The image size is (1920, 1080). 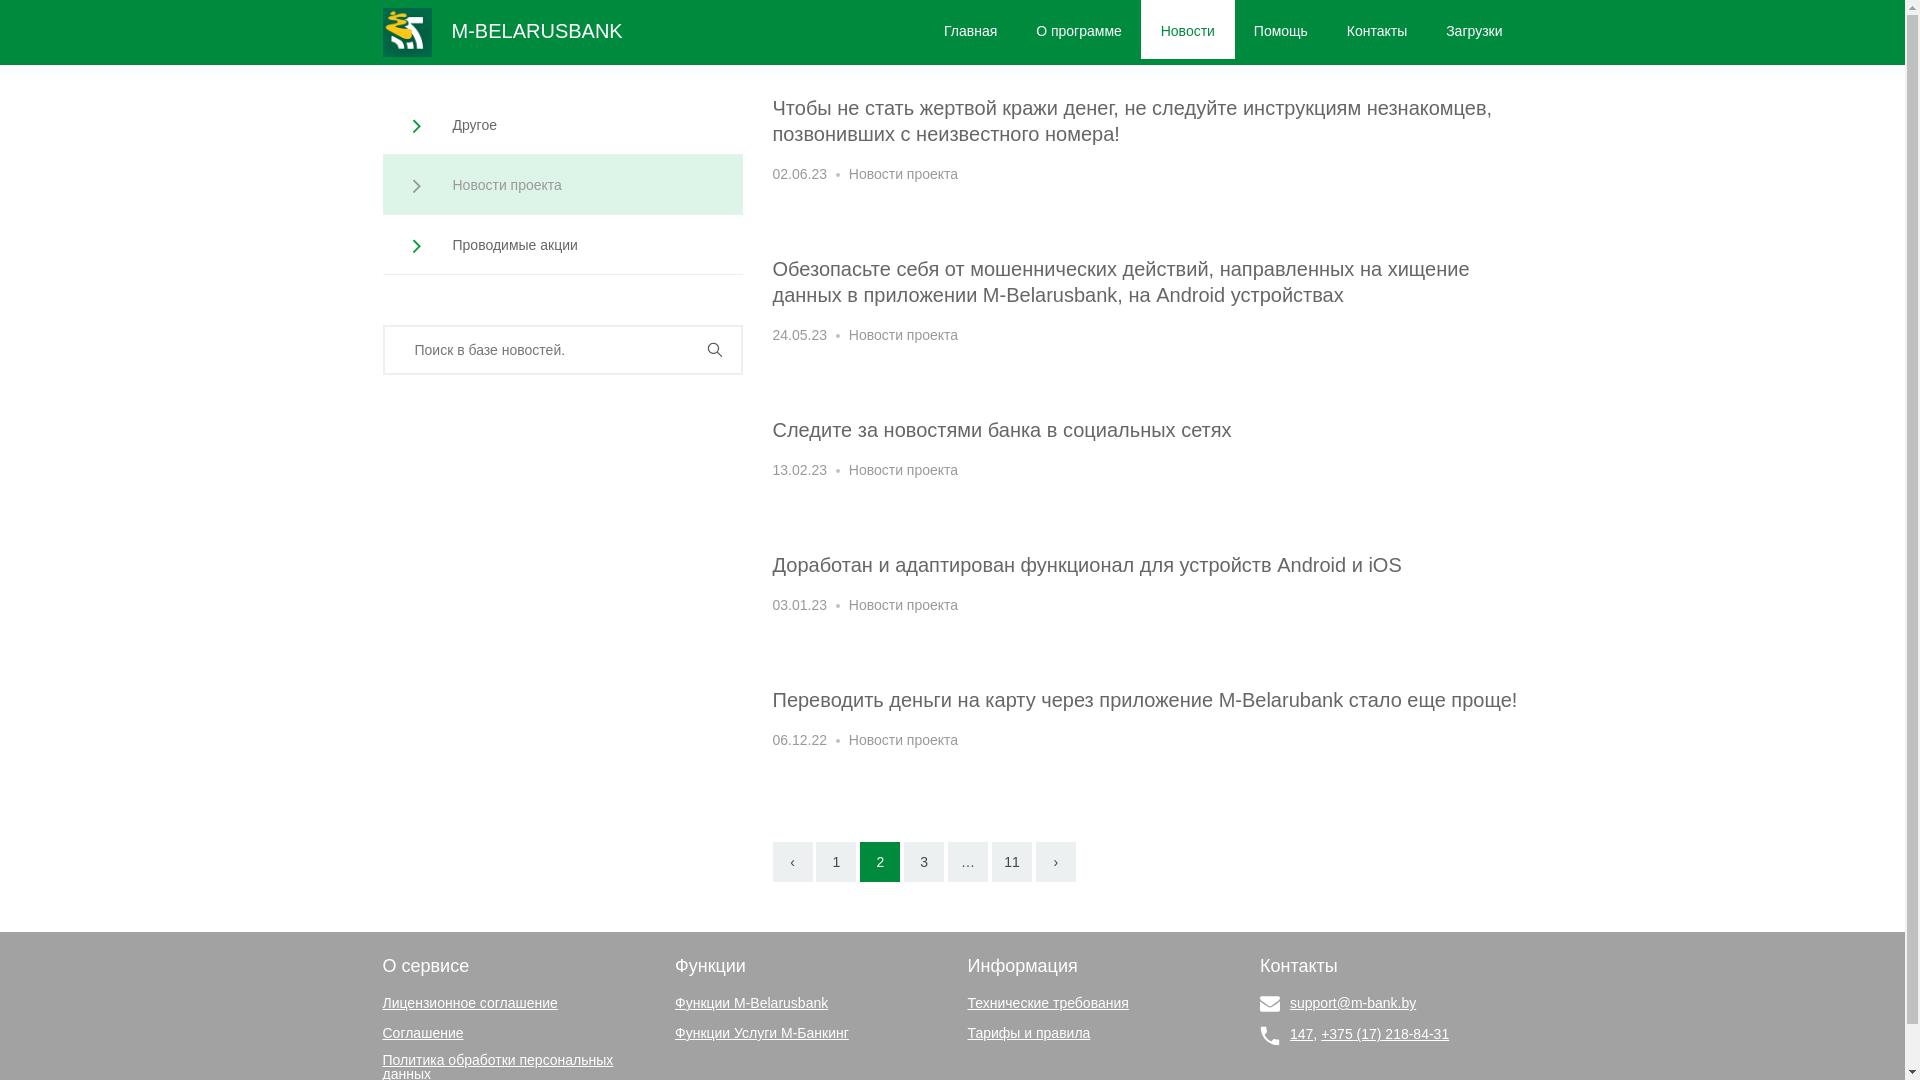 I want to click on '3', so click(x=922, y=860).